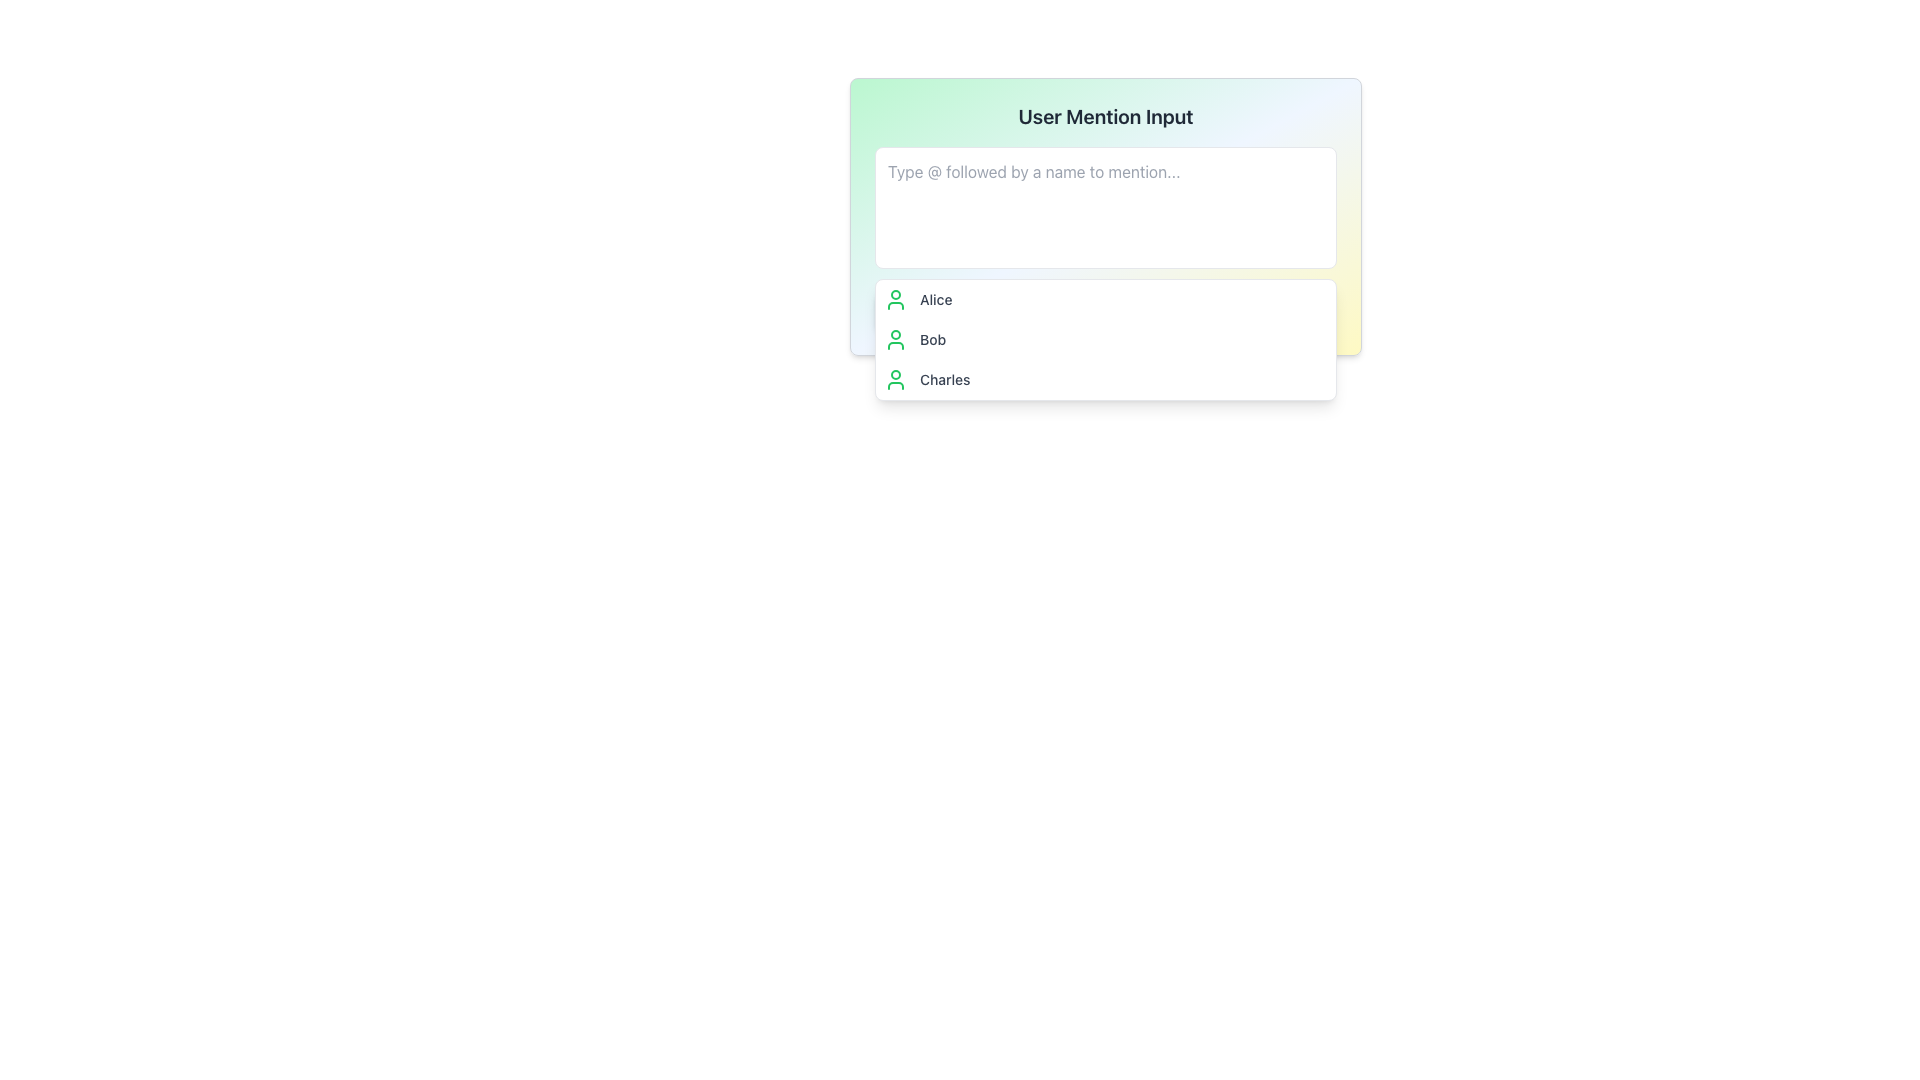 The image size is (1920, 1080). What do you see at coordinates (1104, 338) in the screenshot?
I see `the second item in the dropdown menu` at bounding box center [1104, 338].